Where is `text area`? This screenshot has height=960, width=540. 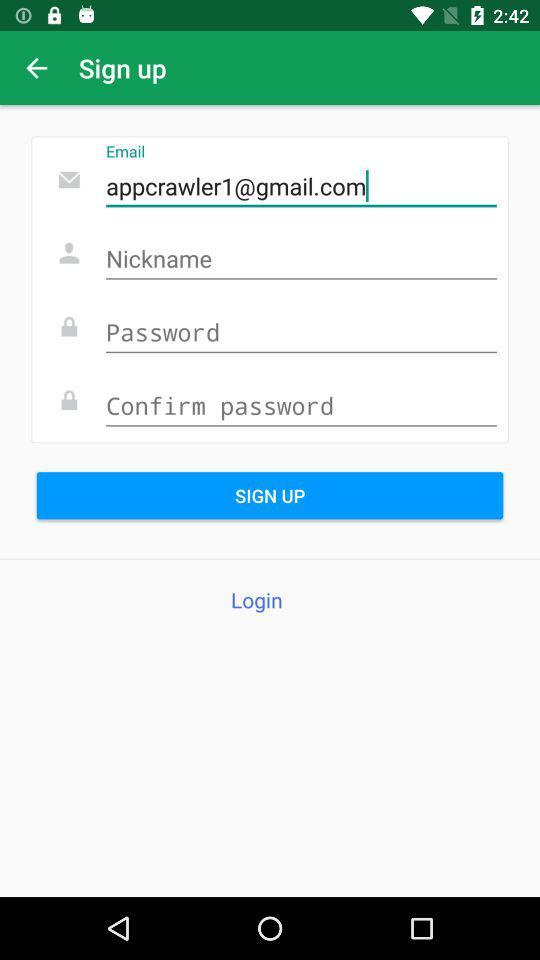
text area is located at coordinates (300, 259).